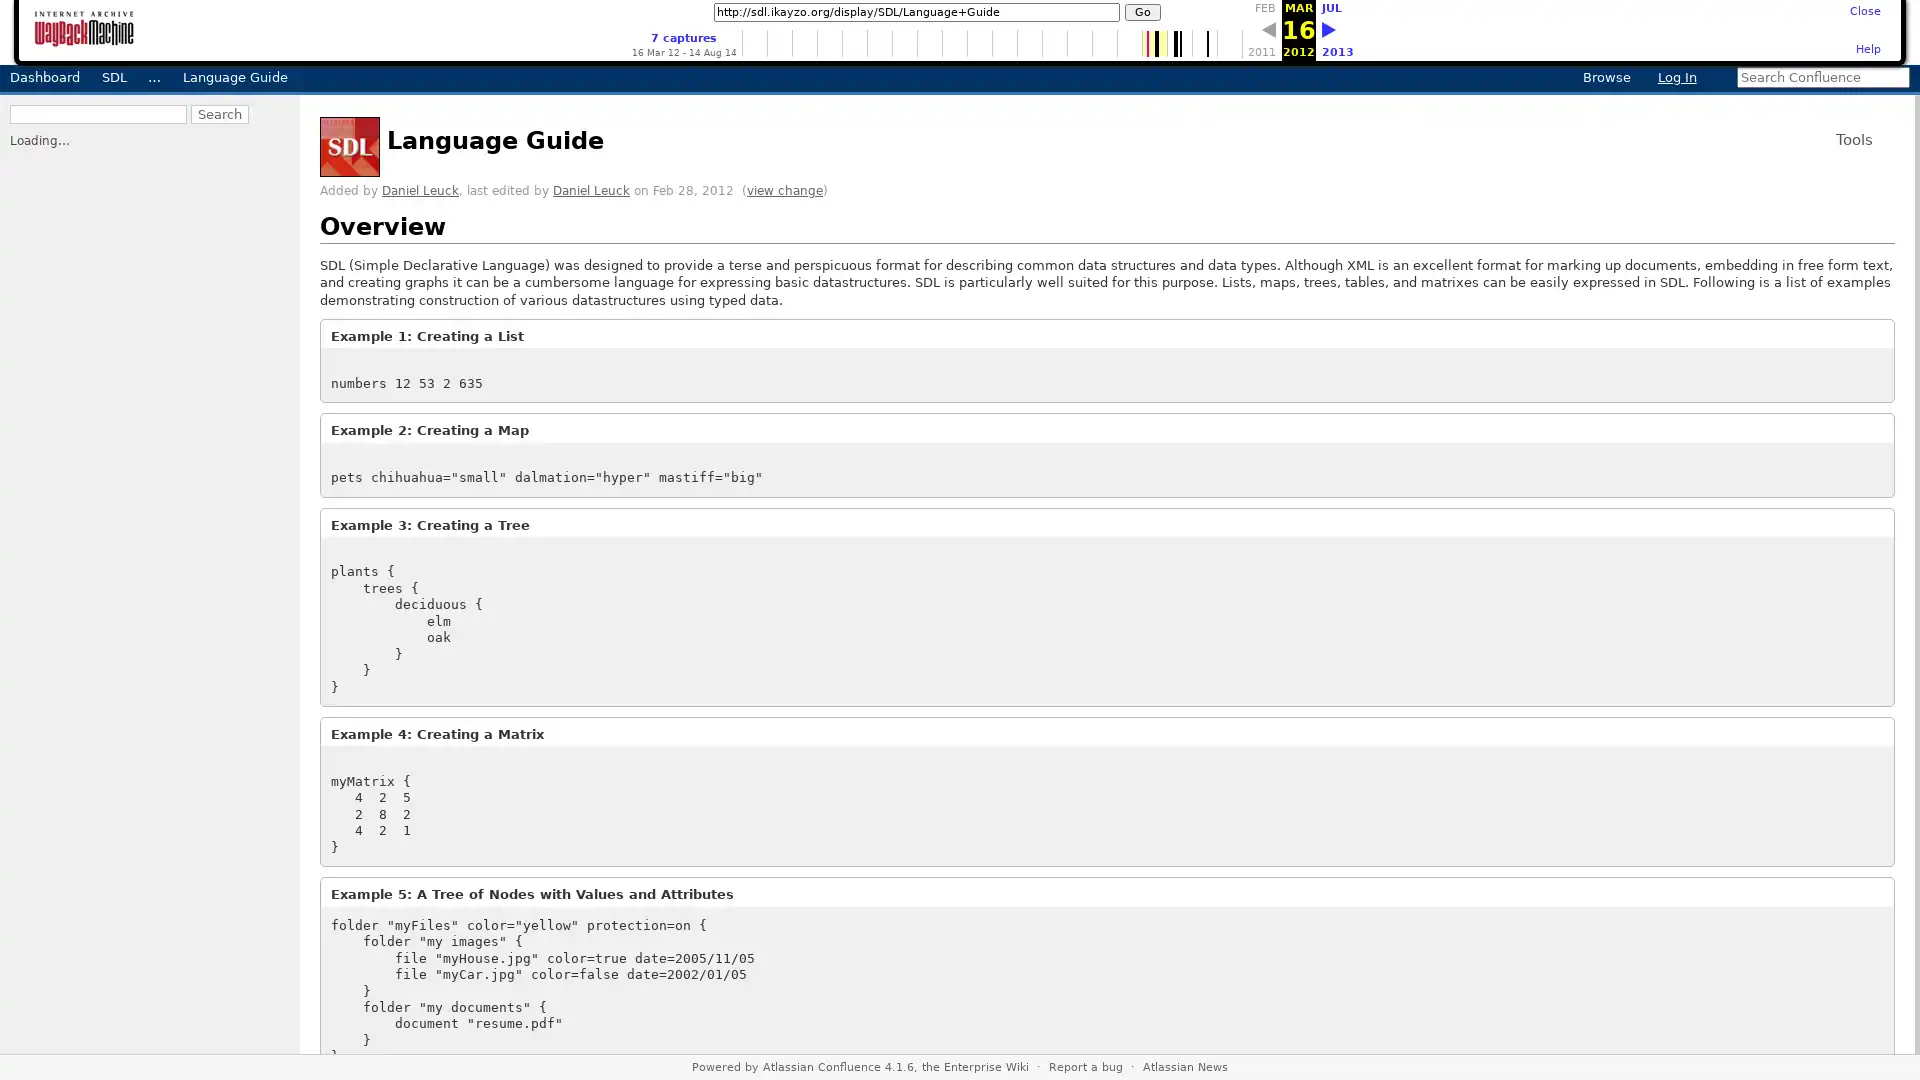  Describe the element at coordinates (220, 113) in the screenshot. I see `Search` at that location.